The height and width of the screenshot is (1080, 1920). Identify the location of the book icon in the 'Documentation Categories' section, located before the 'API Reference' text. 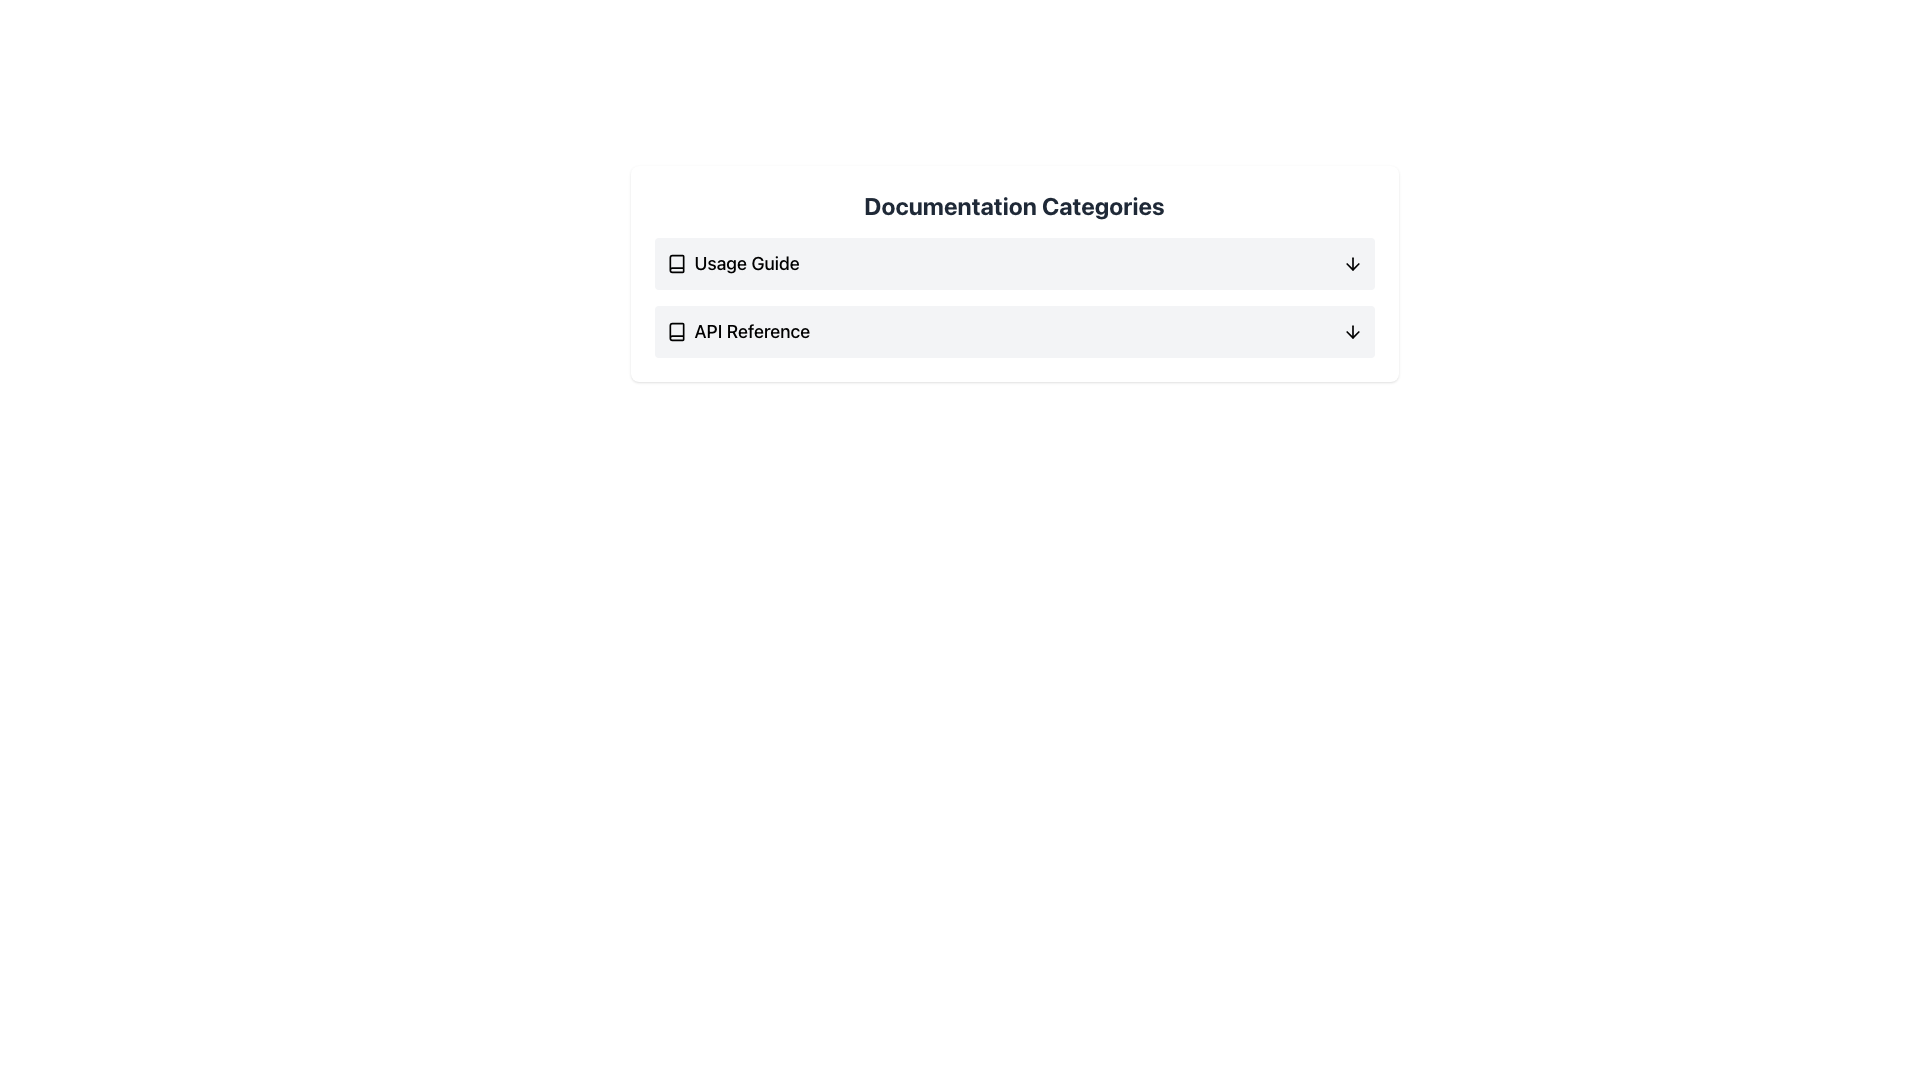
(676, 330).